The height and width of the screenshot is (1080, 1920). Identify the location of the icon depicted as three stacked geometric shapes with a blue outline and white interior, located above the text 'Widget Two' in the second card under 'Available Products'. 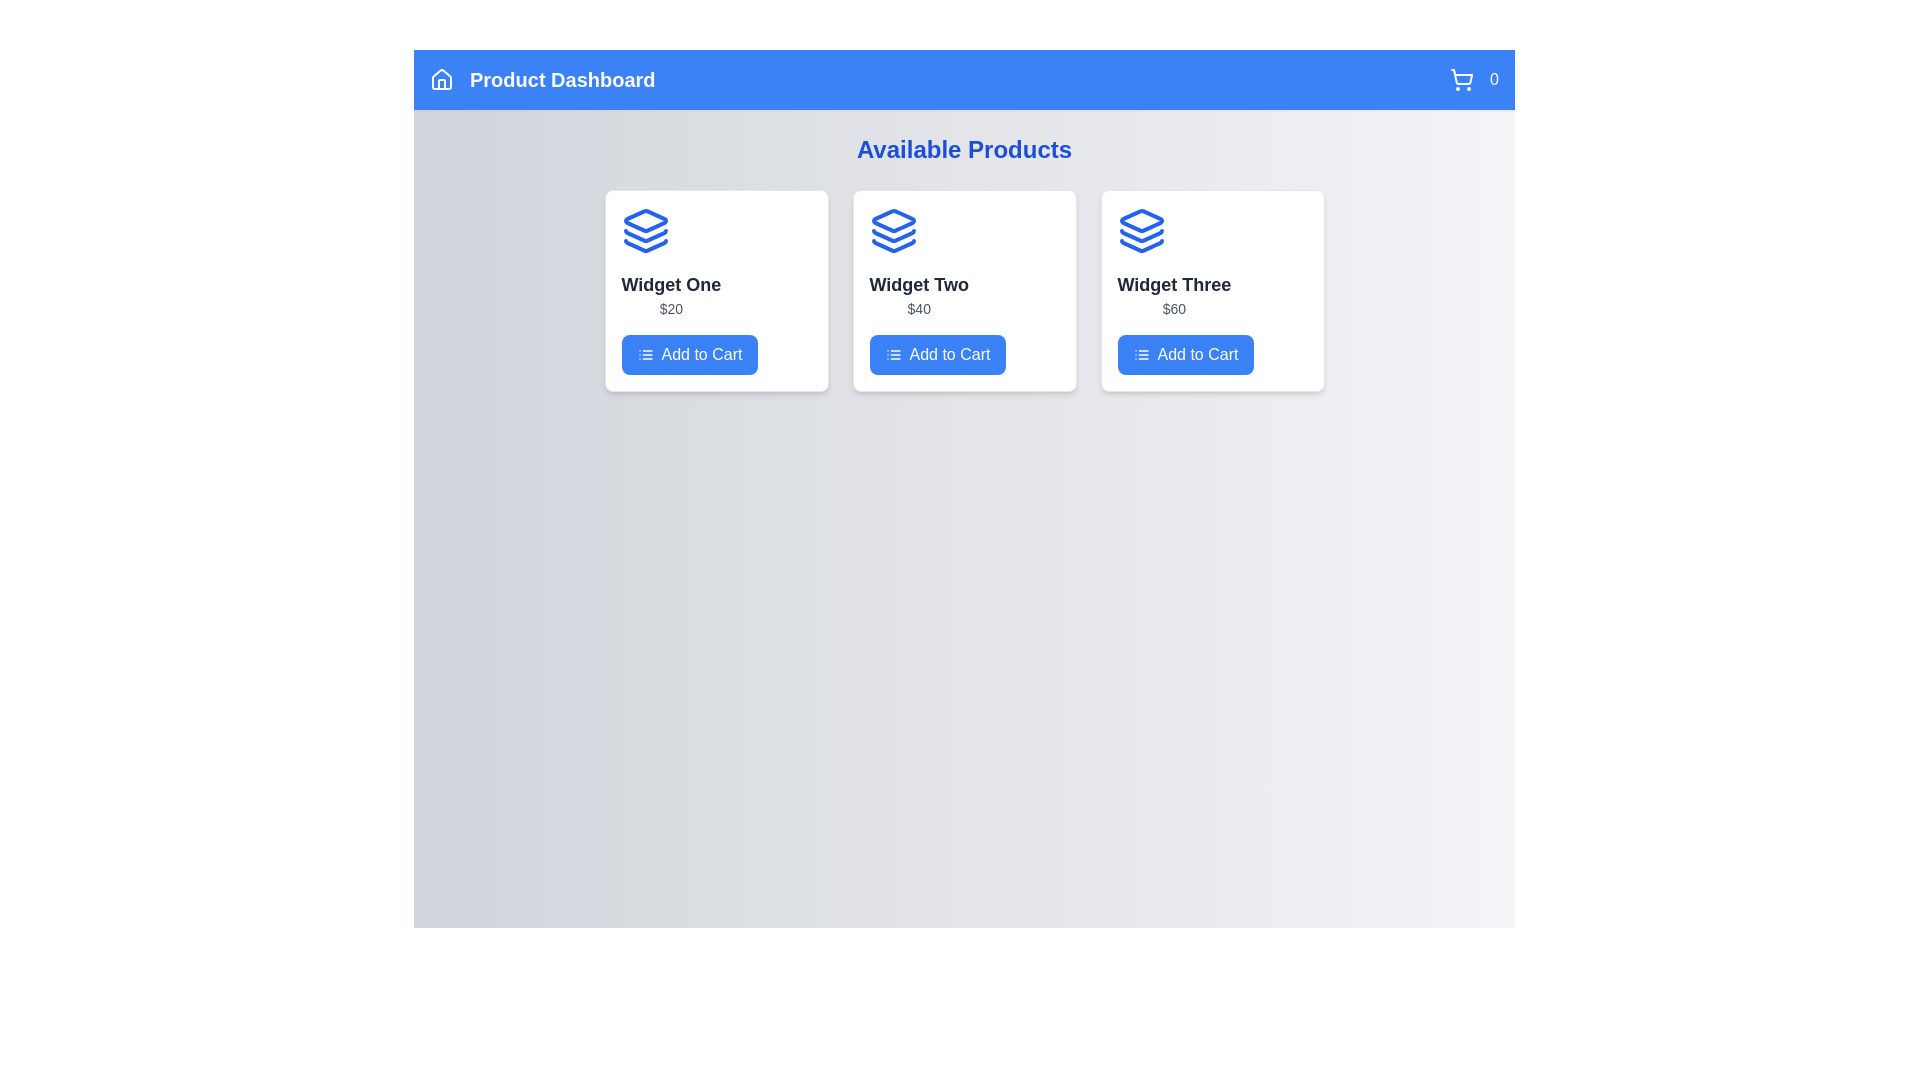
(892, 230).